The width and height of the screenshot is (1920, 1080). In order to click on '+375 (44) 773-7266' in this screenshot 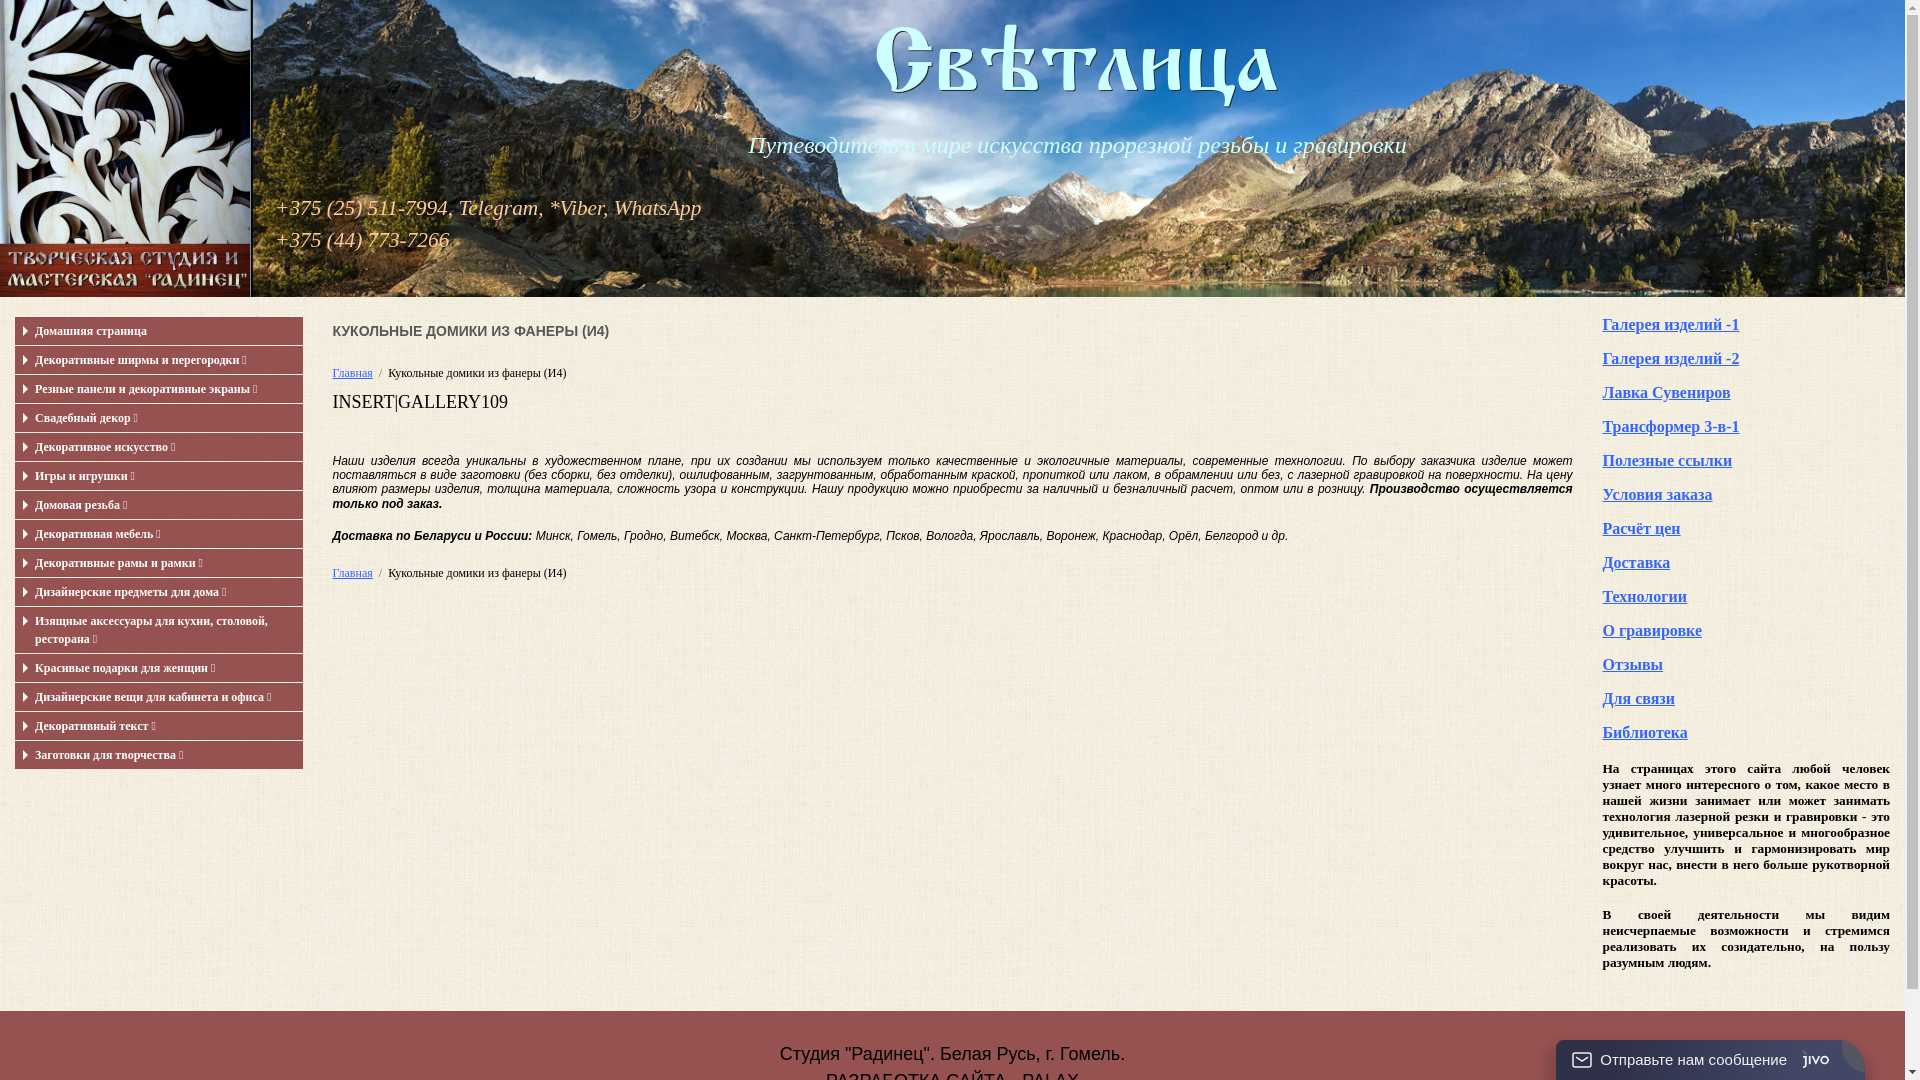, I will do `click(361, 238)`.